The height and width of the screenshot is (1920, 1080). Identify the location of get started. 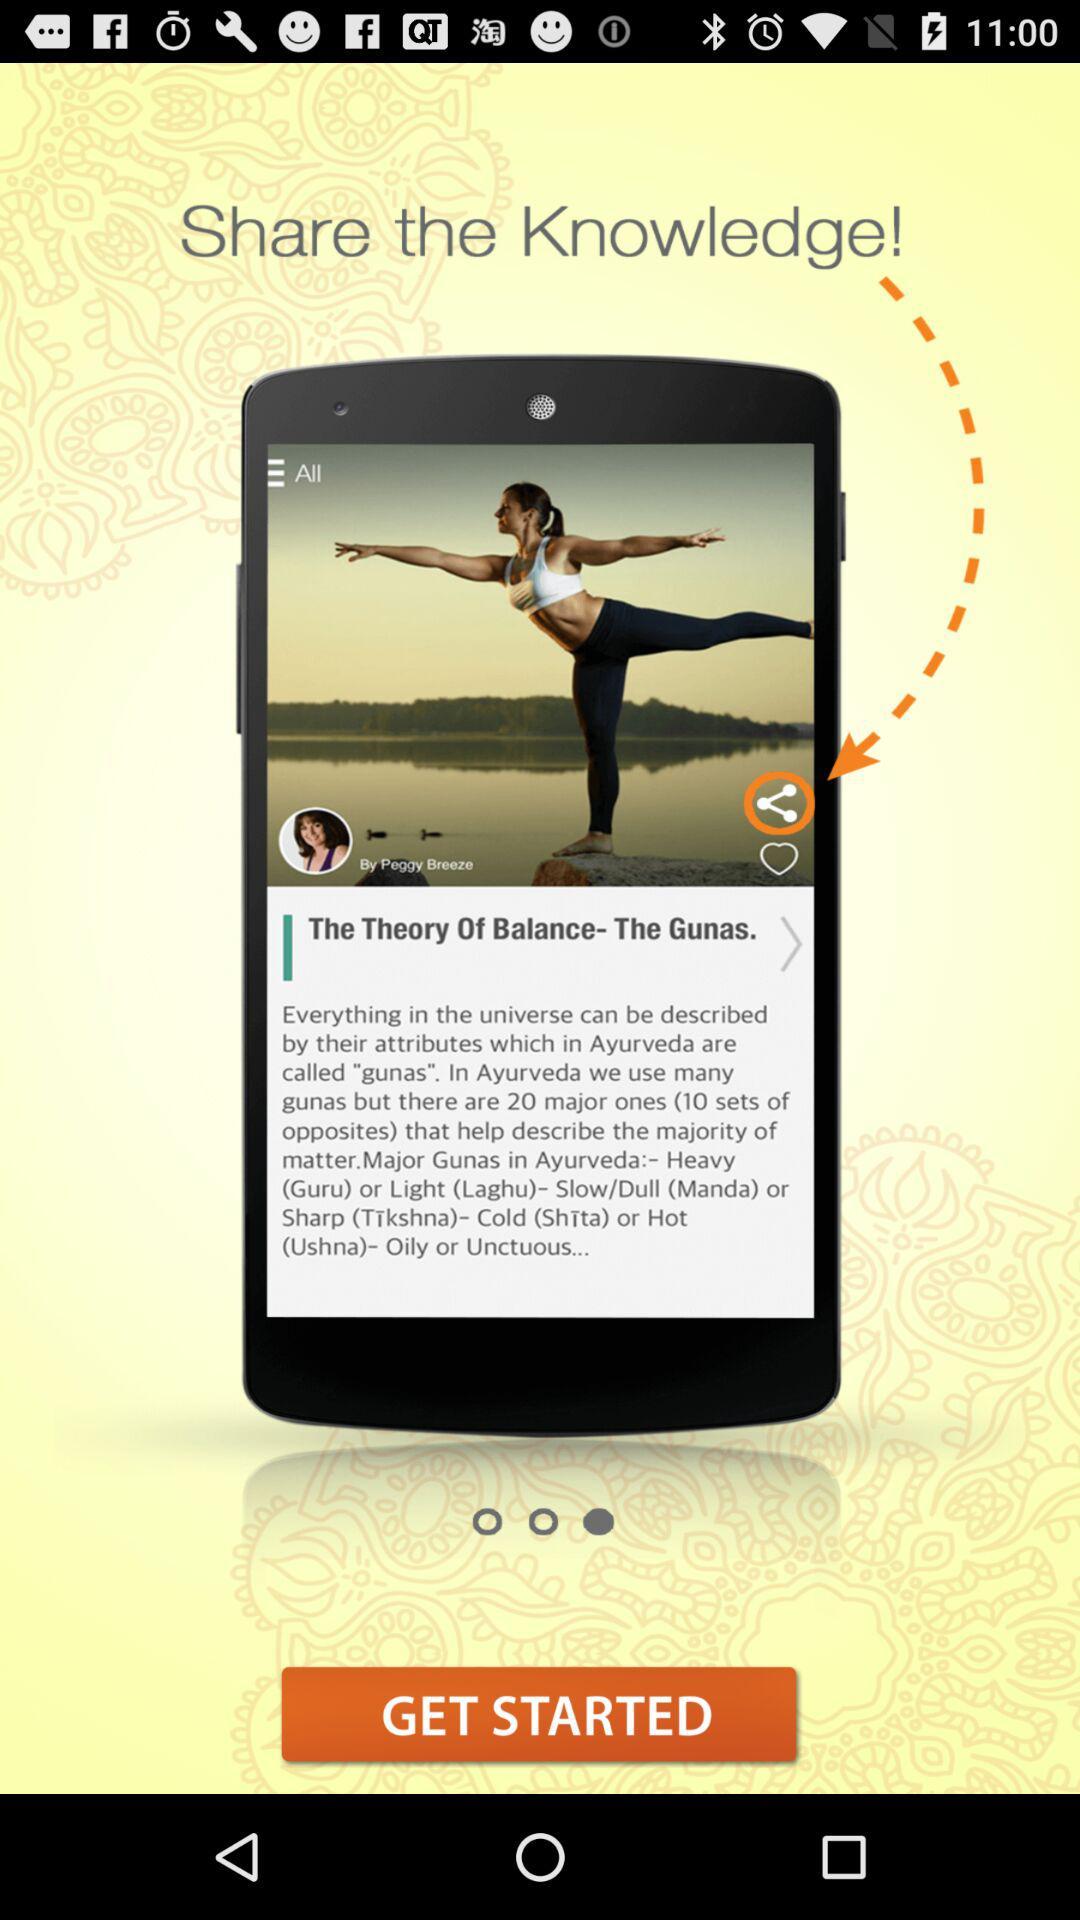
(540, 1714).